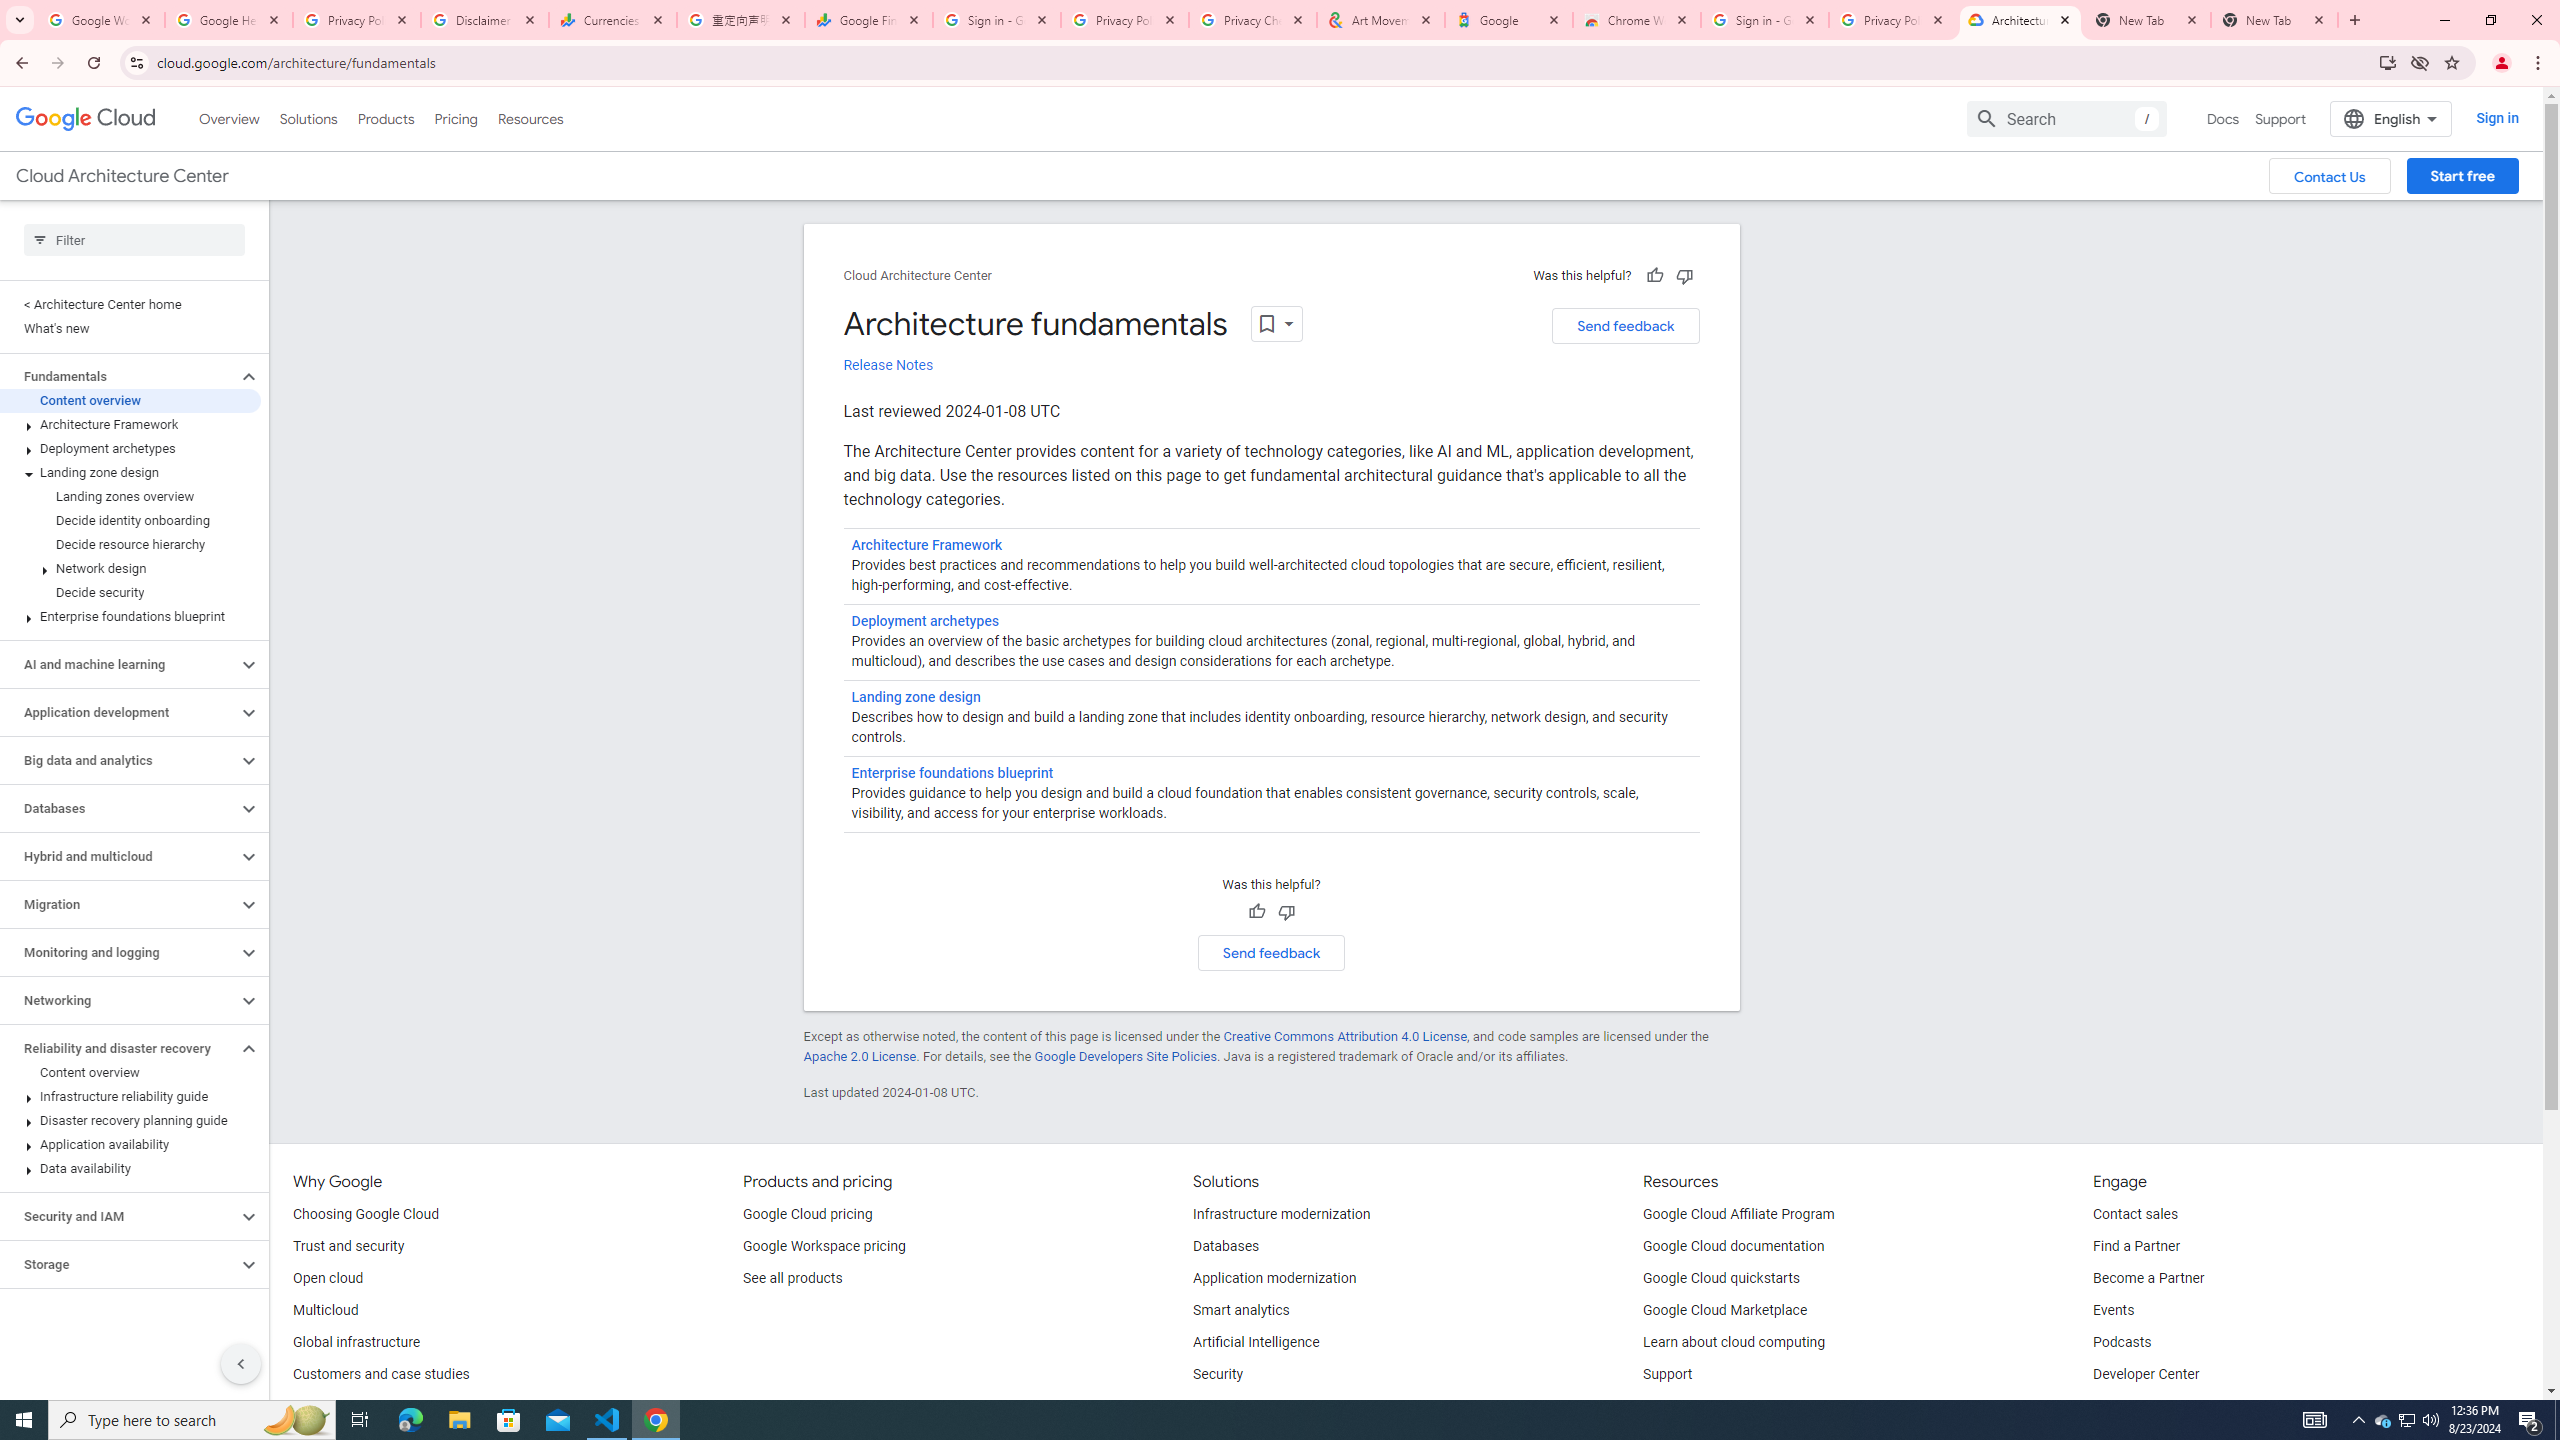  What do you see at coordinates (118, 712) in the screenshot?
I see `'Application development'` at bounding box center [118, 712].